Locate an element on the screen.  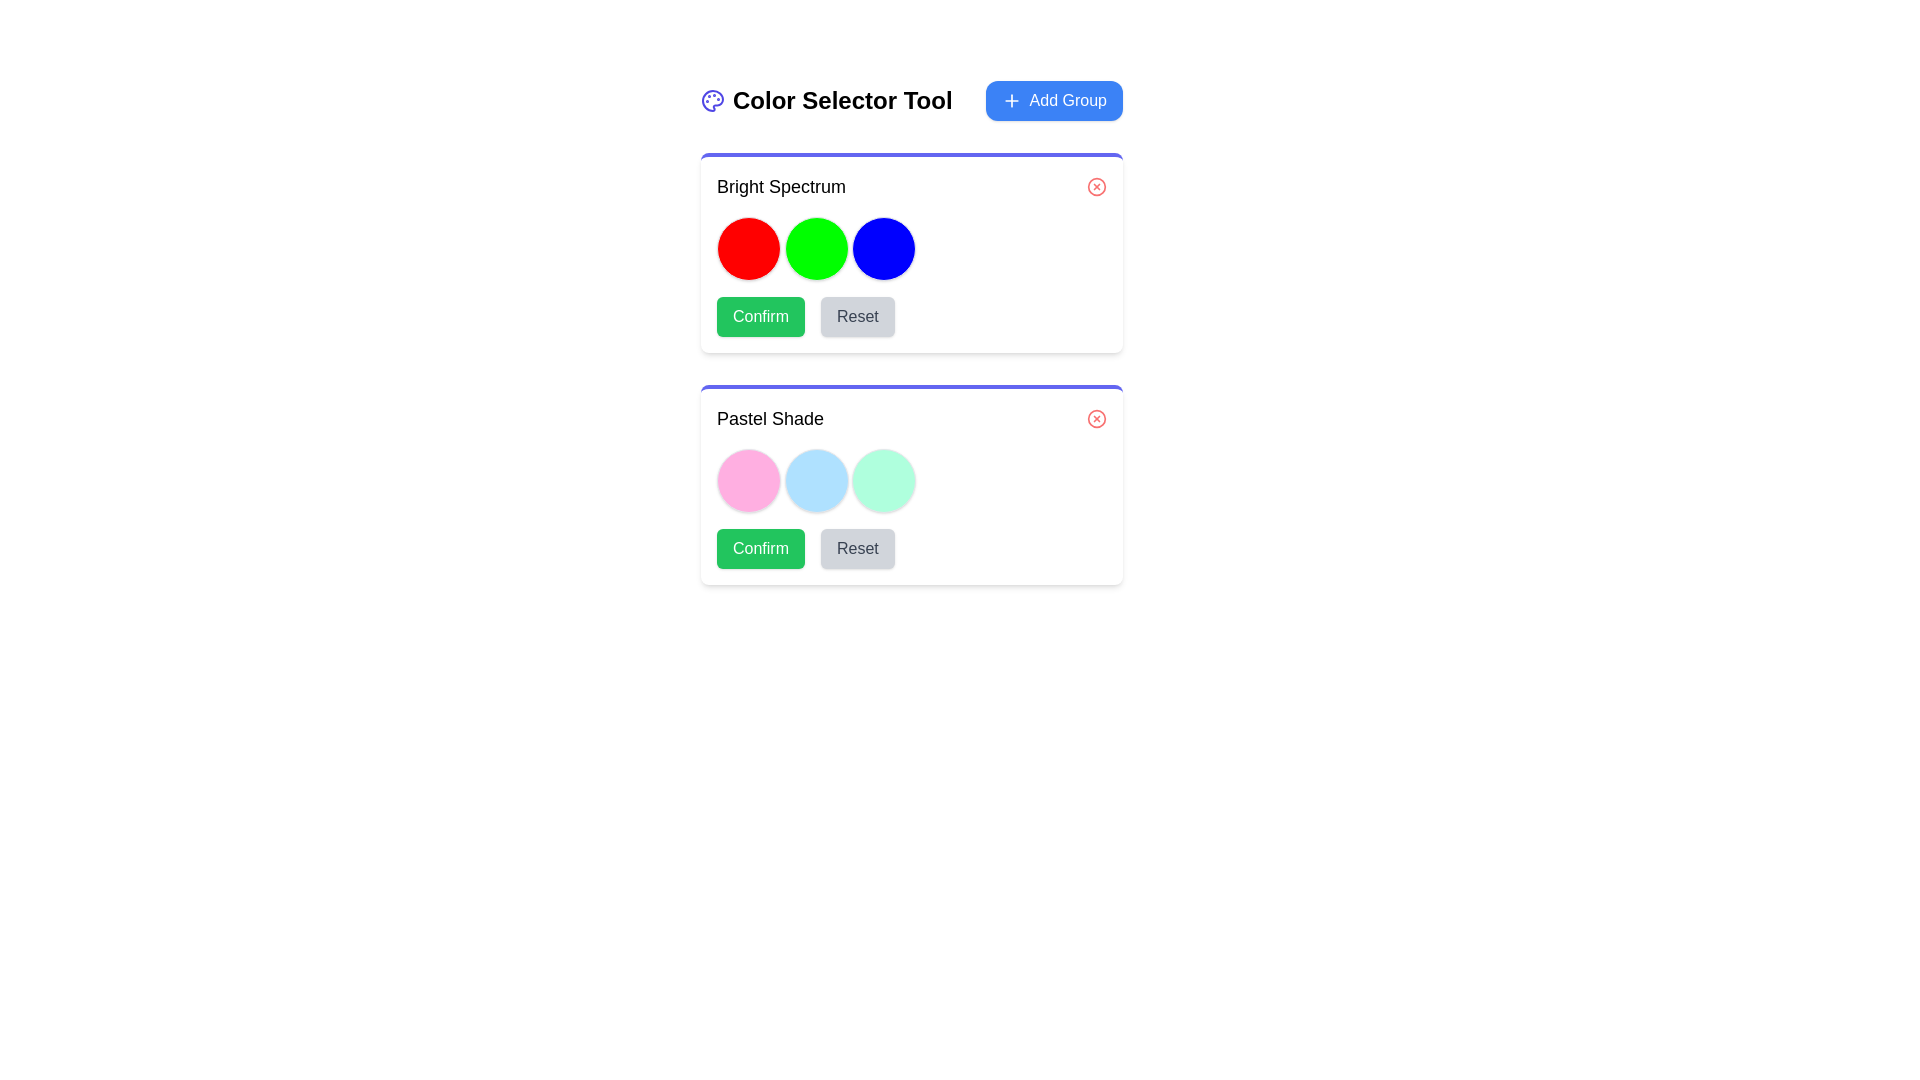
the close/delete button located at the top-right corner of the 'Pastel Shade' card is located at coordinates (1096, 418).